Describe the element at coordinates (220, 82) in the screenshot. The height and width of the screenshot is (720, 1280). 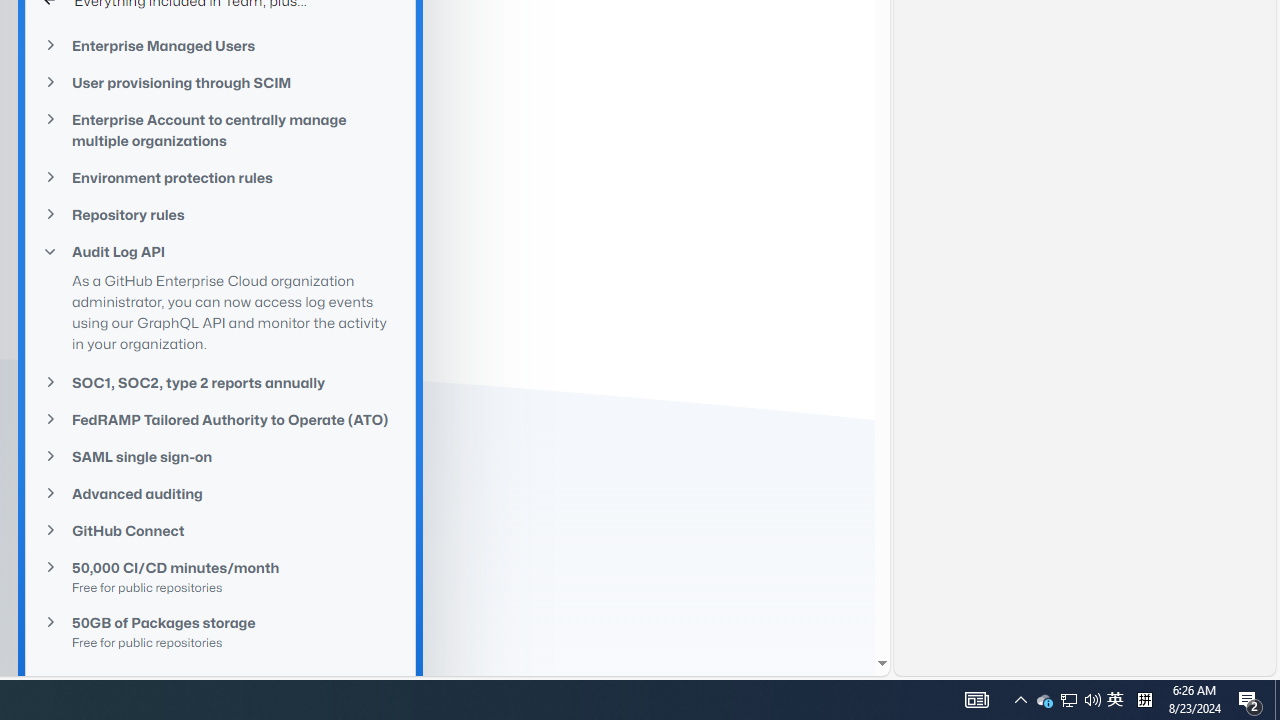
I see `'User provisioning through SCIM'` at that location.